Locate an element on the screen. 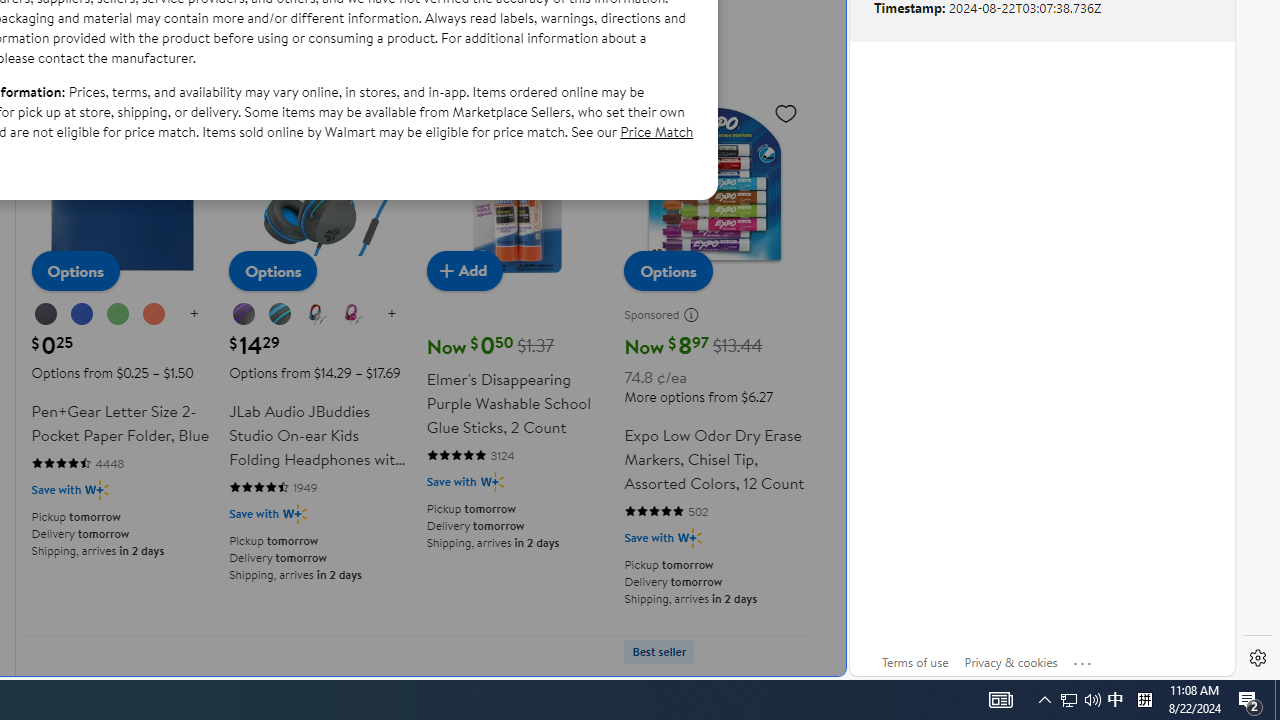 This screenshot has height=720, width=1280. 'Terms of use' is located at coordinates (914, 662).